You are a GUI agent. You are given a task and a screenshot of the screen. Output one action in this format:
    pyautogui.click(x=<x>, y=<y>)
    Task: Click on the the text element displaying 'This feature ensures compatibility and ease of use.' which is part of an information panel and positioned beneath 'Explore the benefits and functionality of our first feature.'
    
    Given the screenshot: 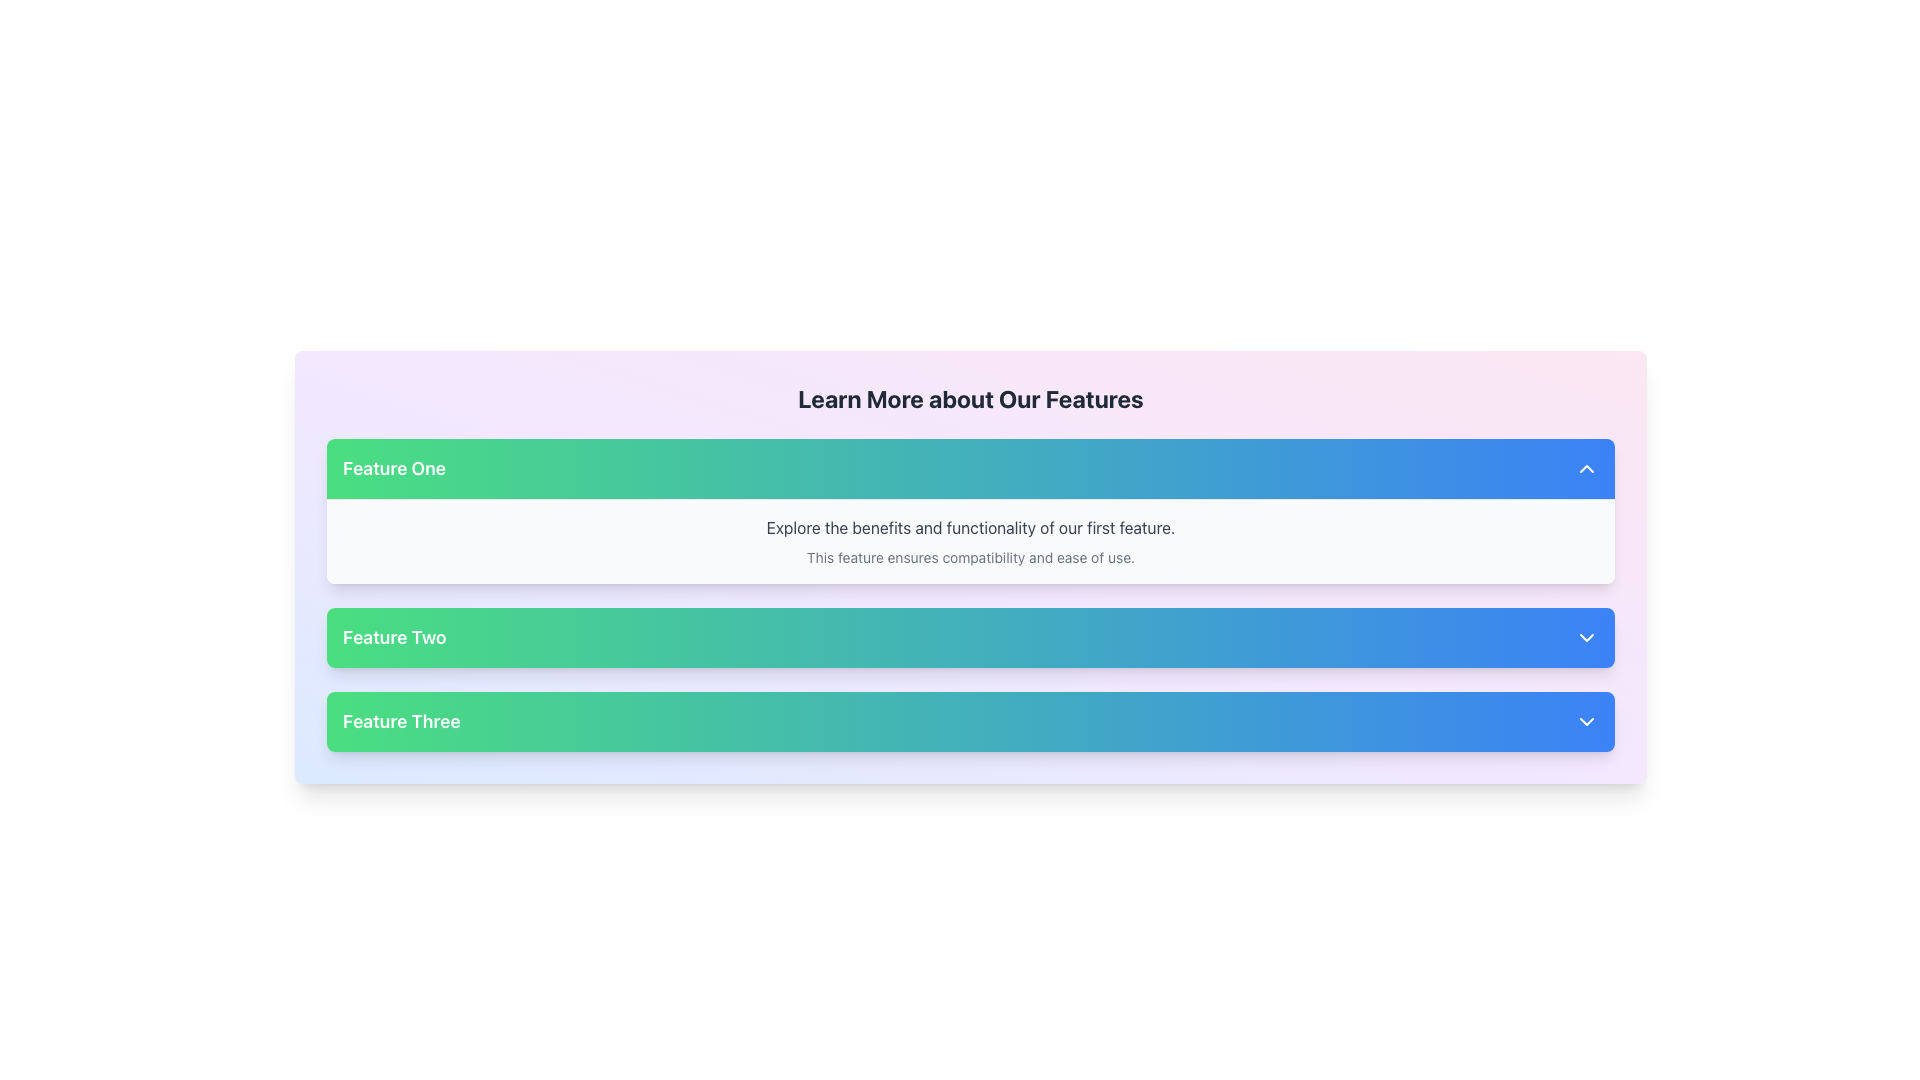 What is the action you would take?
    pyautogui.click(x=970, y=558)
    